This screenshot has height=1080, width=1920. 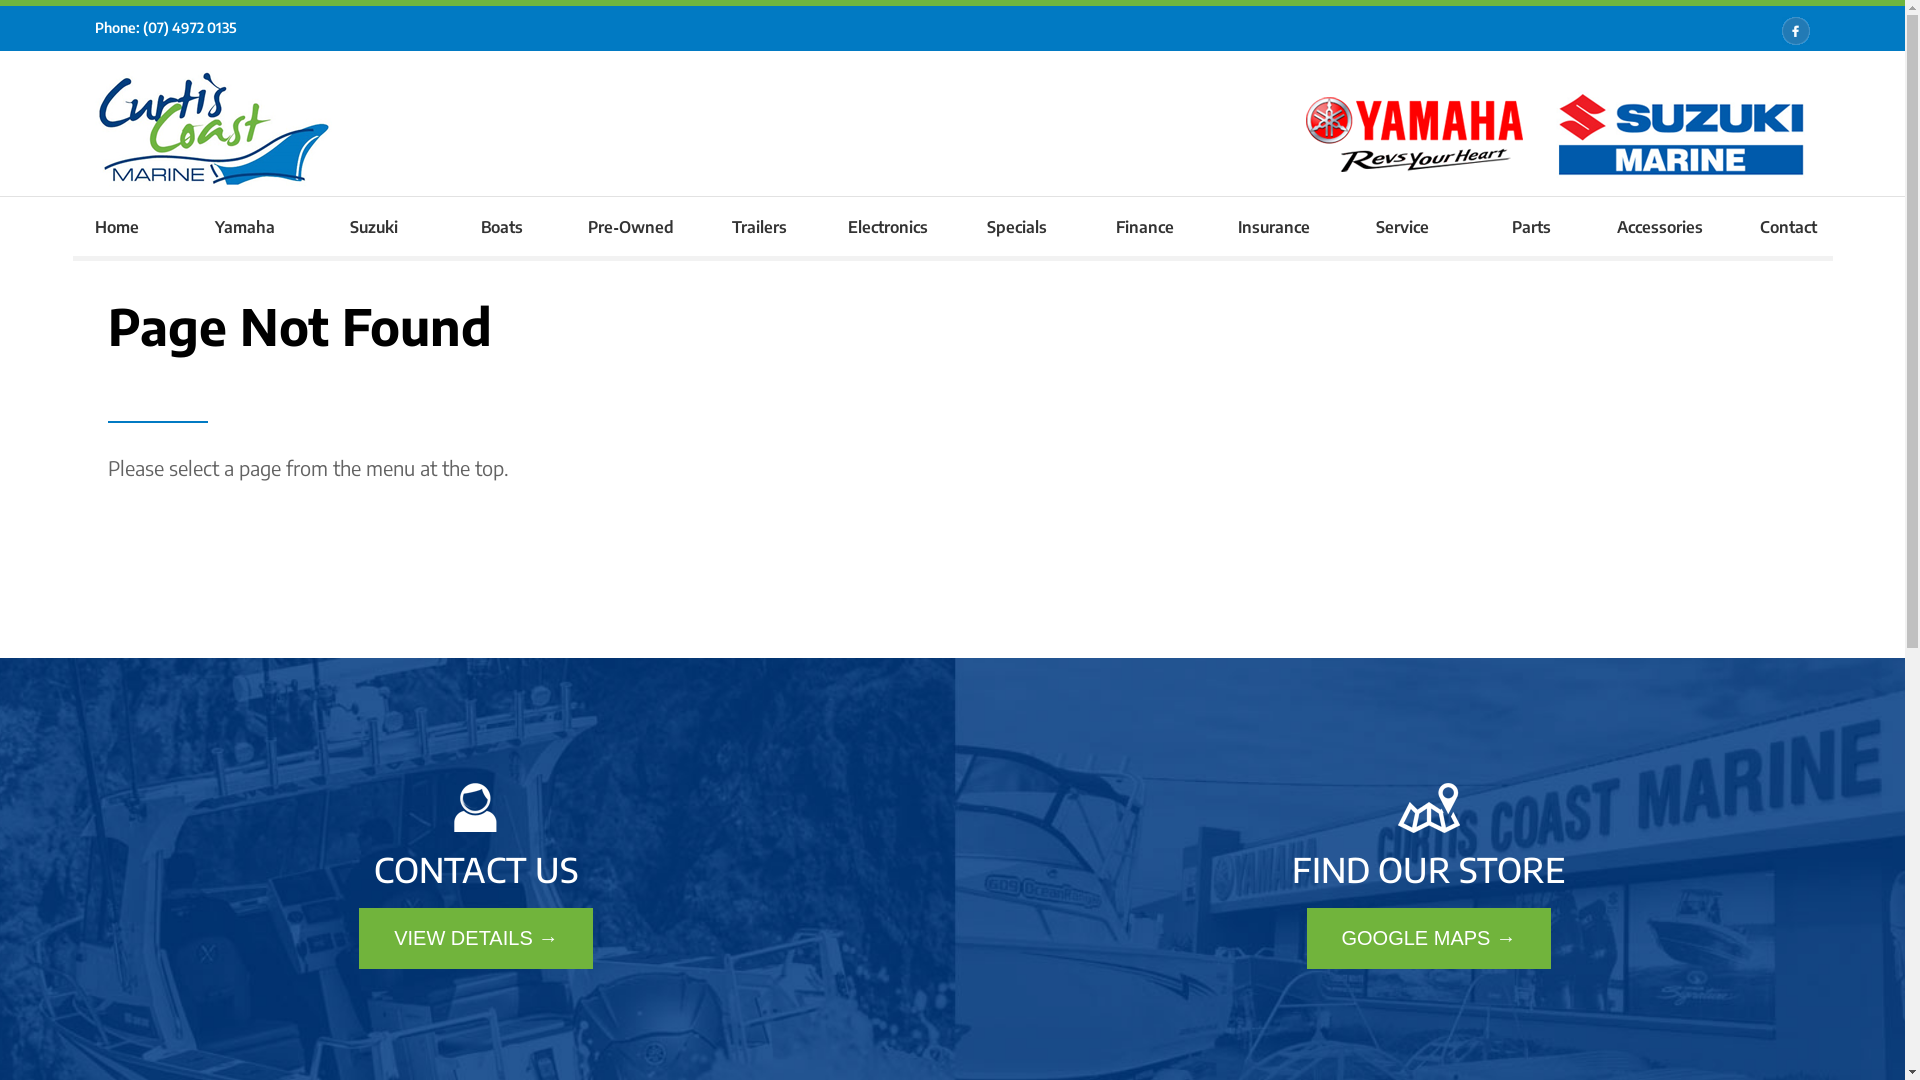 What do you see at coordinates (115, 225) in the screenshot?
I see `'Home'` at bounding box center [115, 225].